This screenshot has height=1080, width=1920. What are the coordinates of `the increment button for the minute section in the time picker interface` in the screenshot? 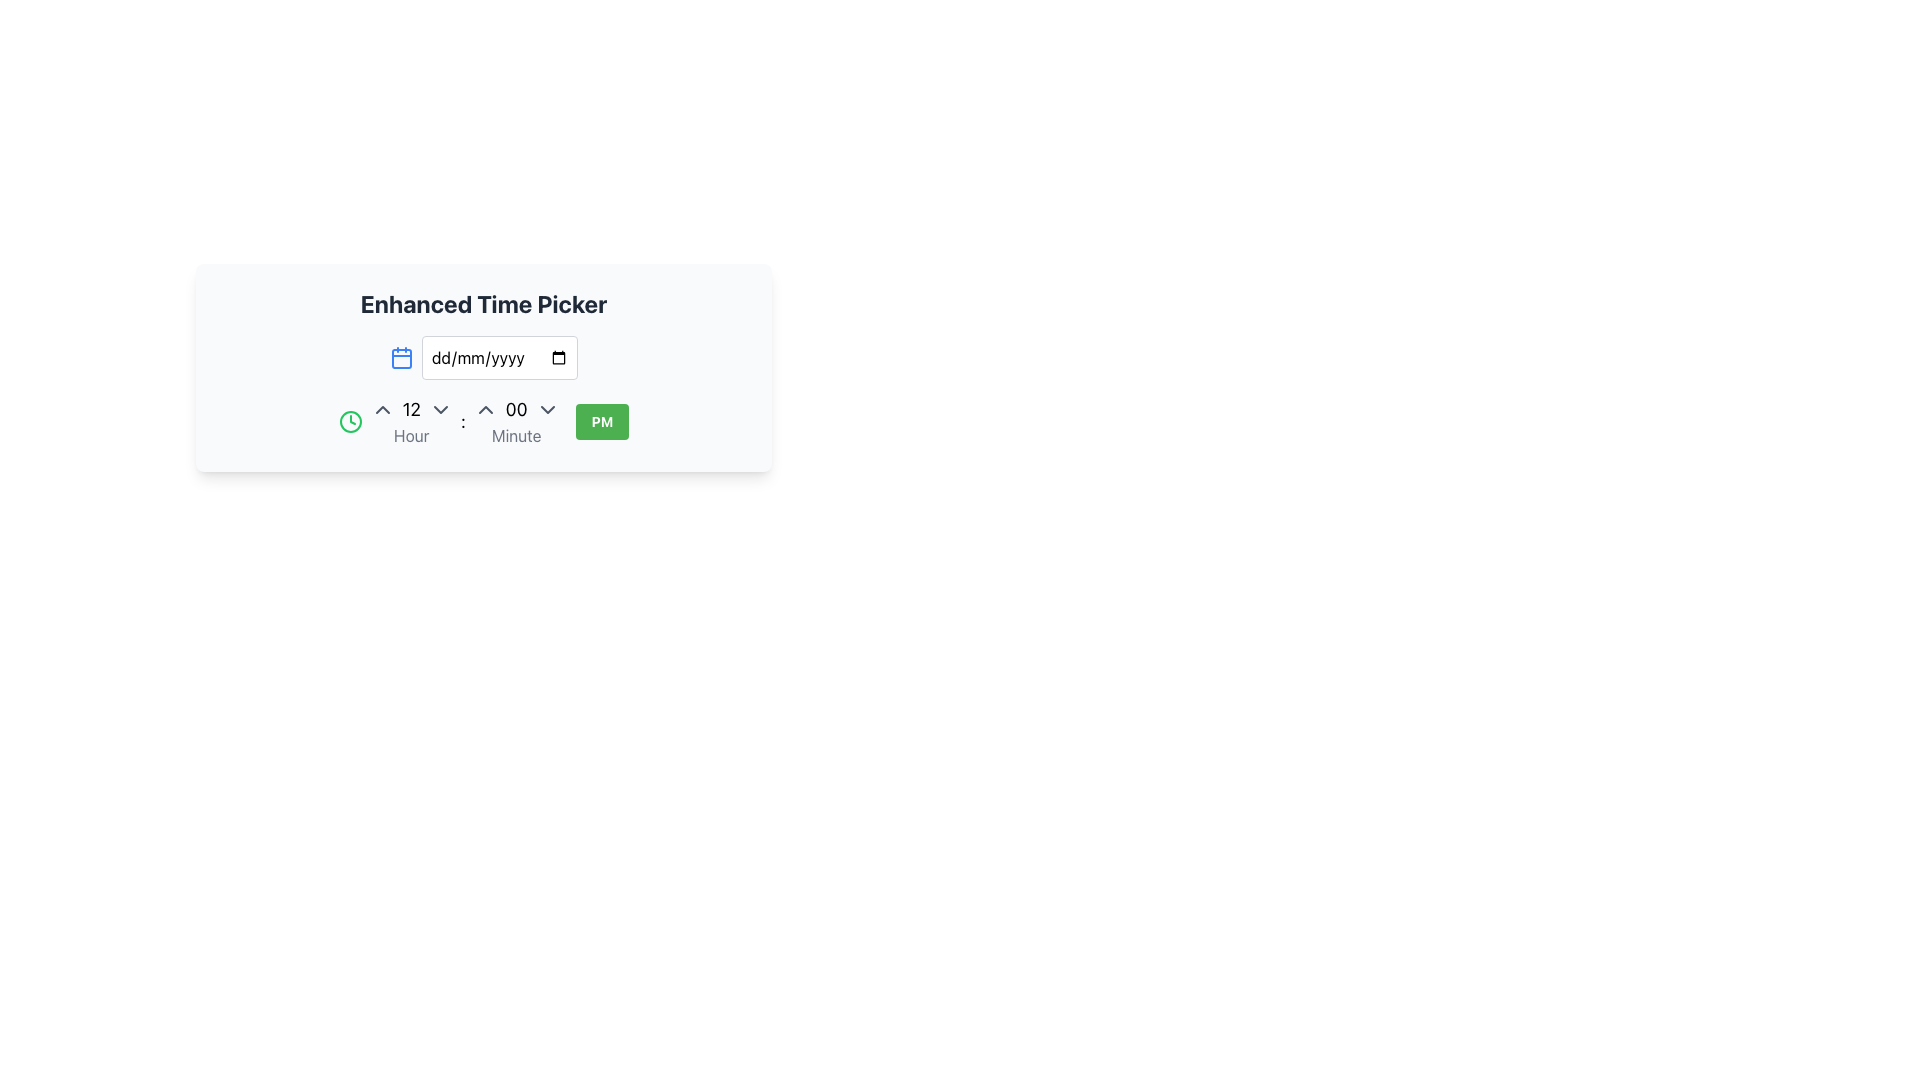 It's located at (485, 408).